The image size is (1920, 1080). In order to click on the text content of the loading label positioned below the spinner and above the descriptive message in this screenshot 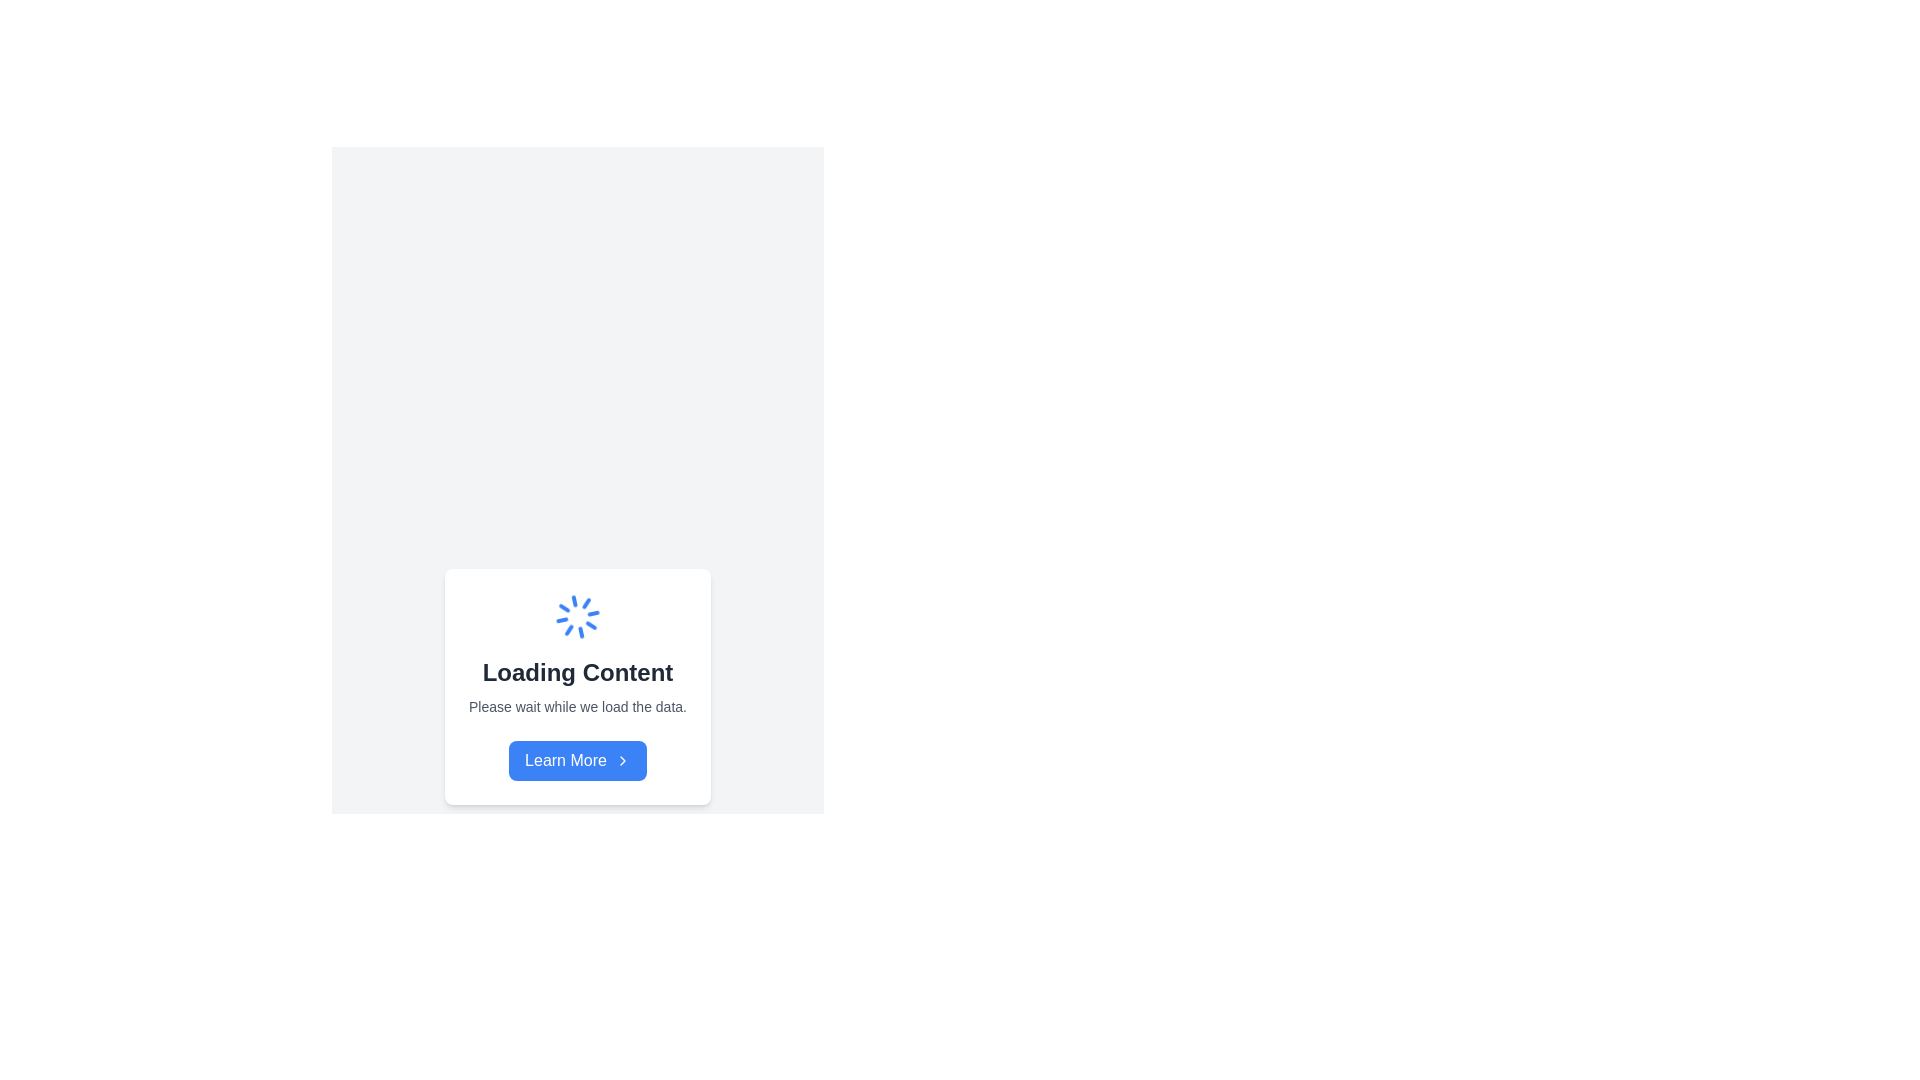, I will do `click(576, 672)`.